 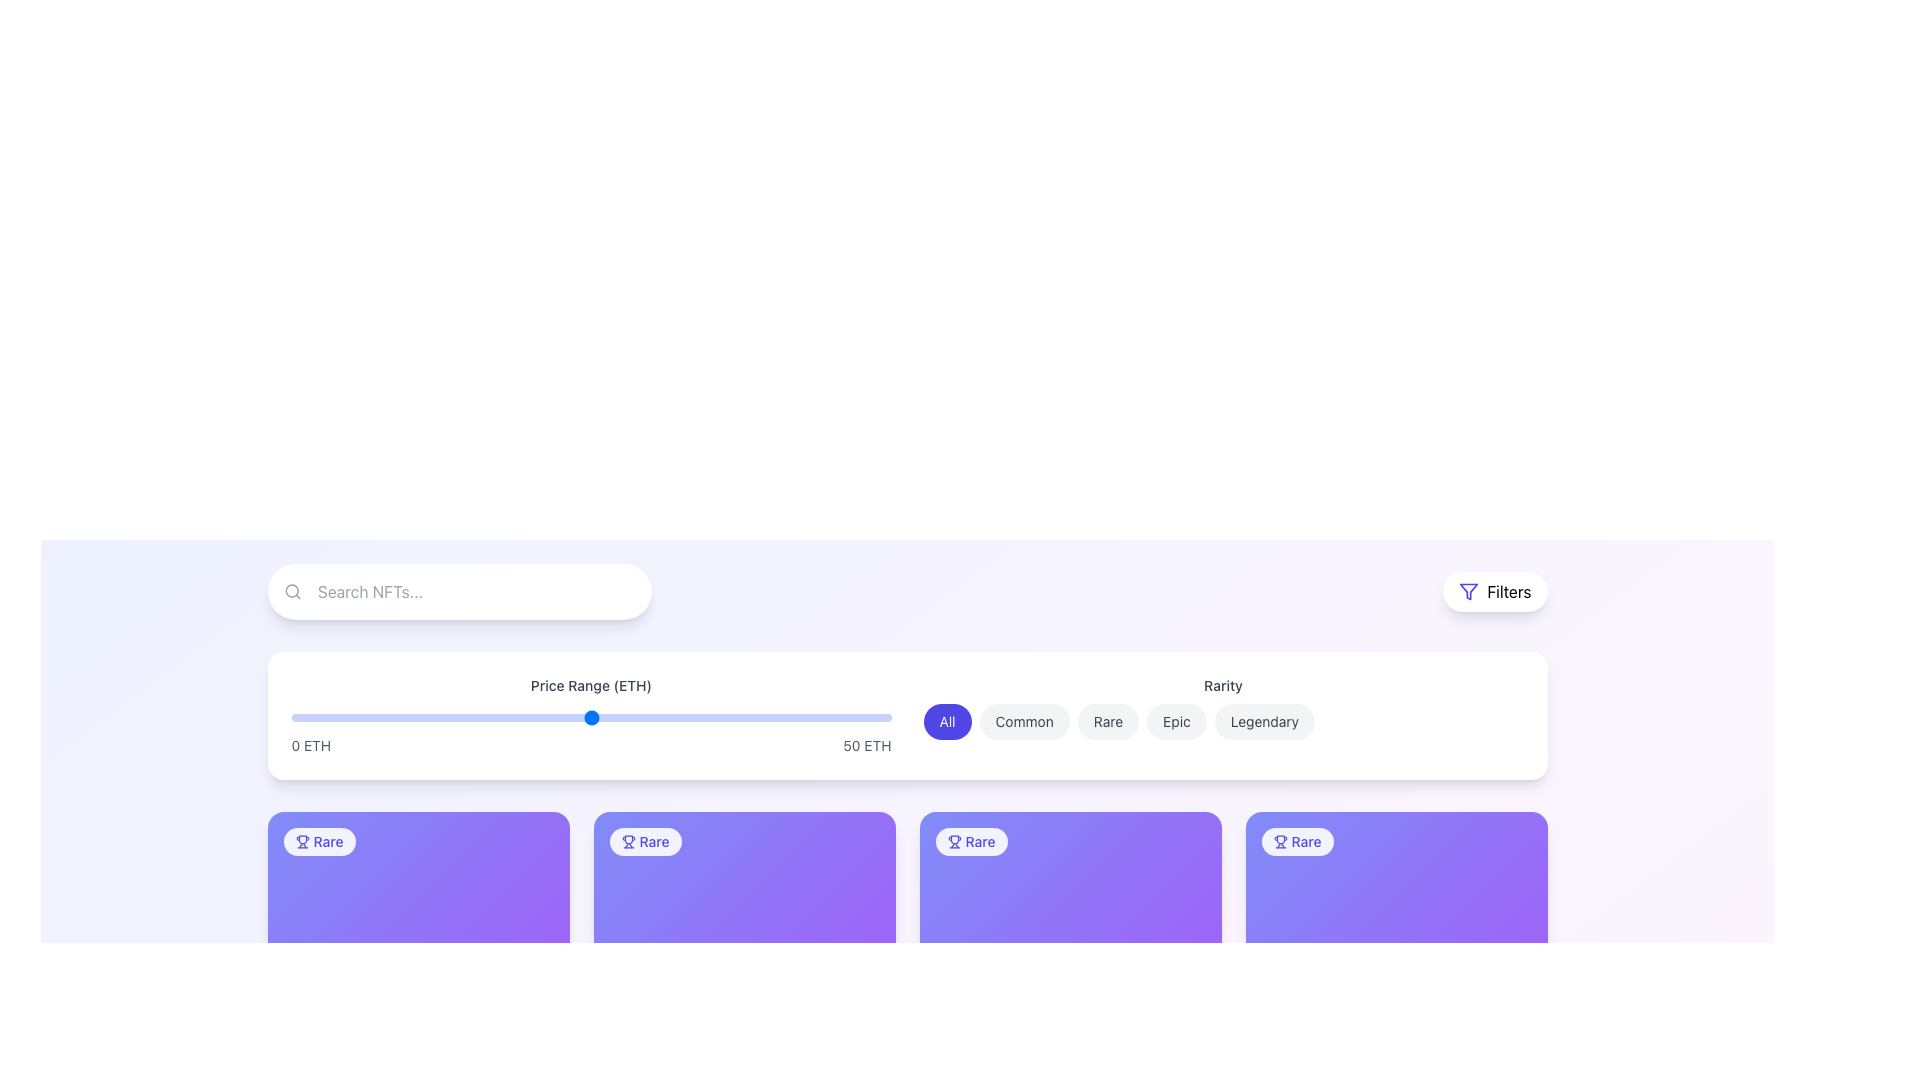 I want to click on the filtering icon located in the header section, to the far right next to the text 'Filters', so click(x=1469, y=590).